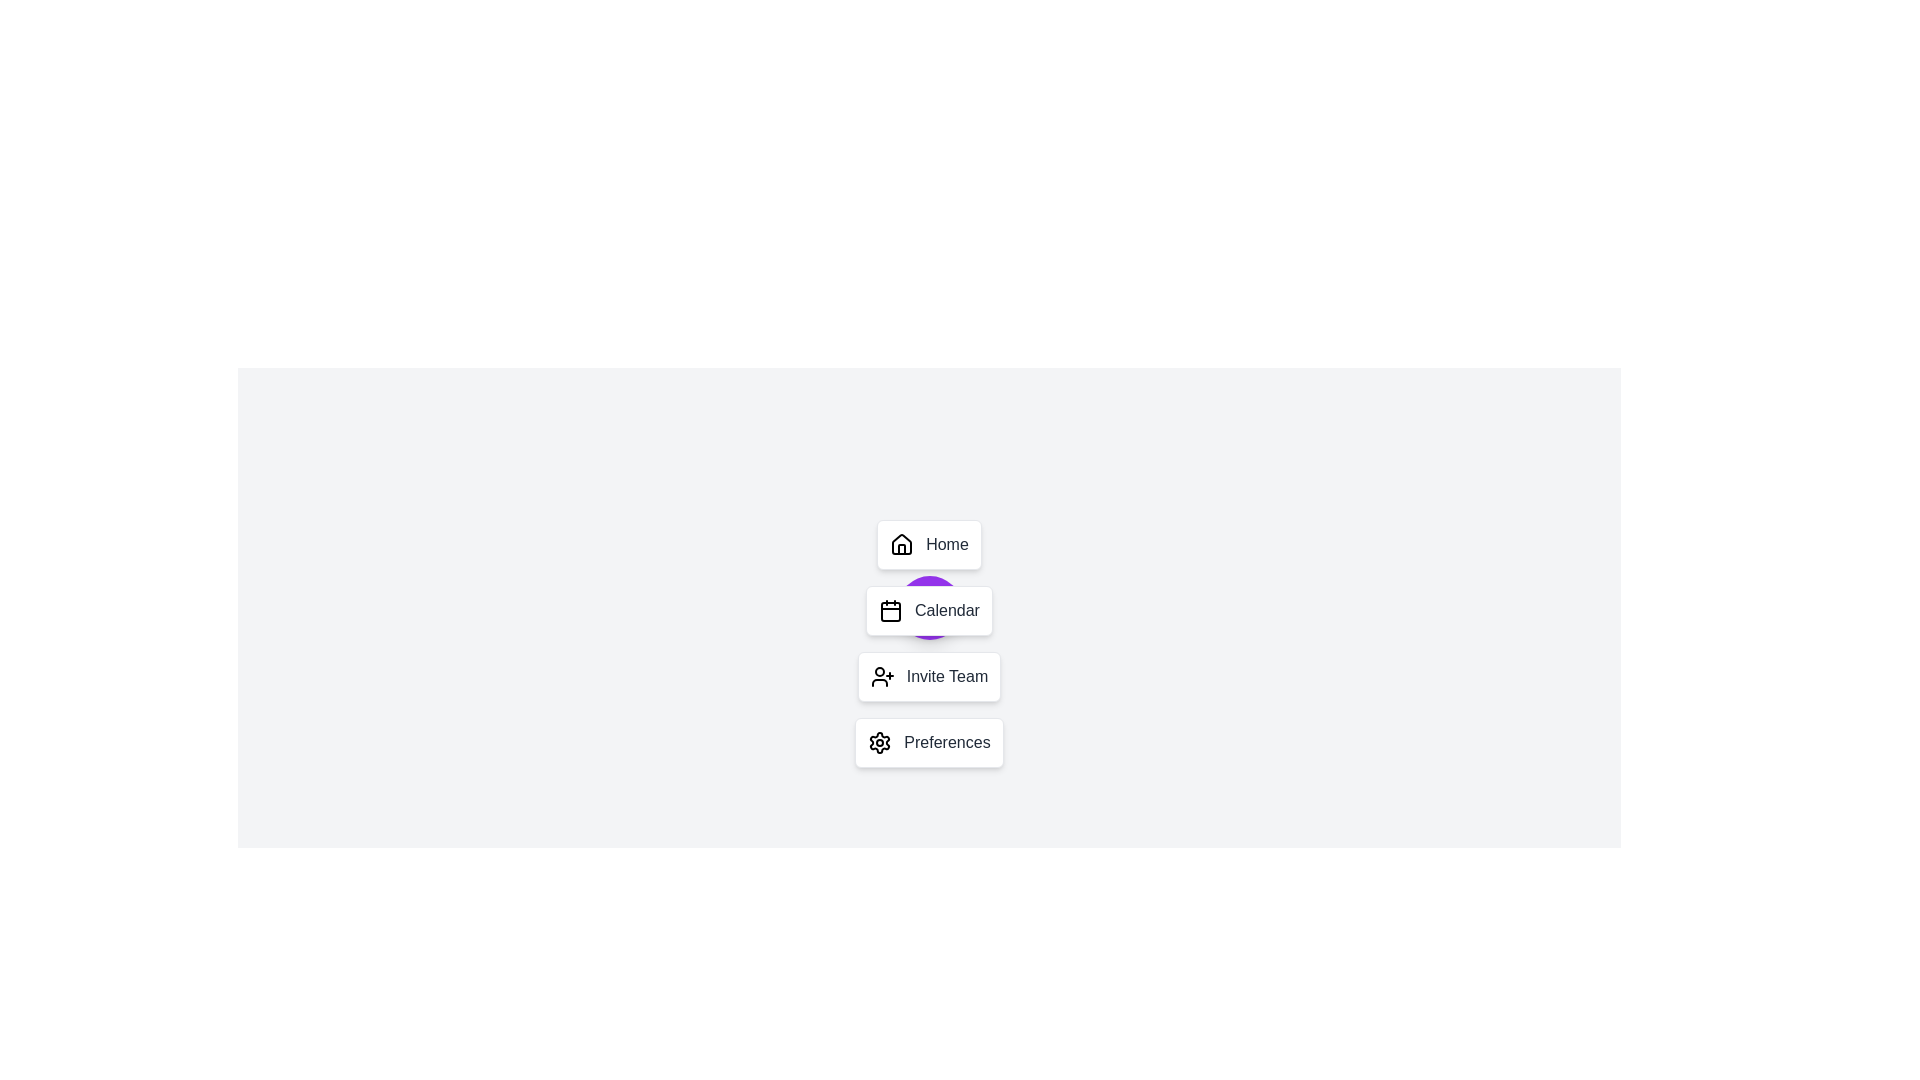 The height and width of the screenshot is (1080, 1920). I want to click on the 'Home' text label in the navigation menu, so click(946, 544).